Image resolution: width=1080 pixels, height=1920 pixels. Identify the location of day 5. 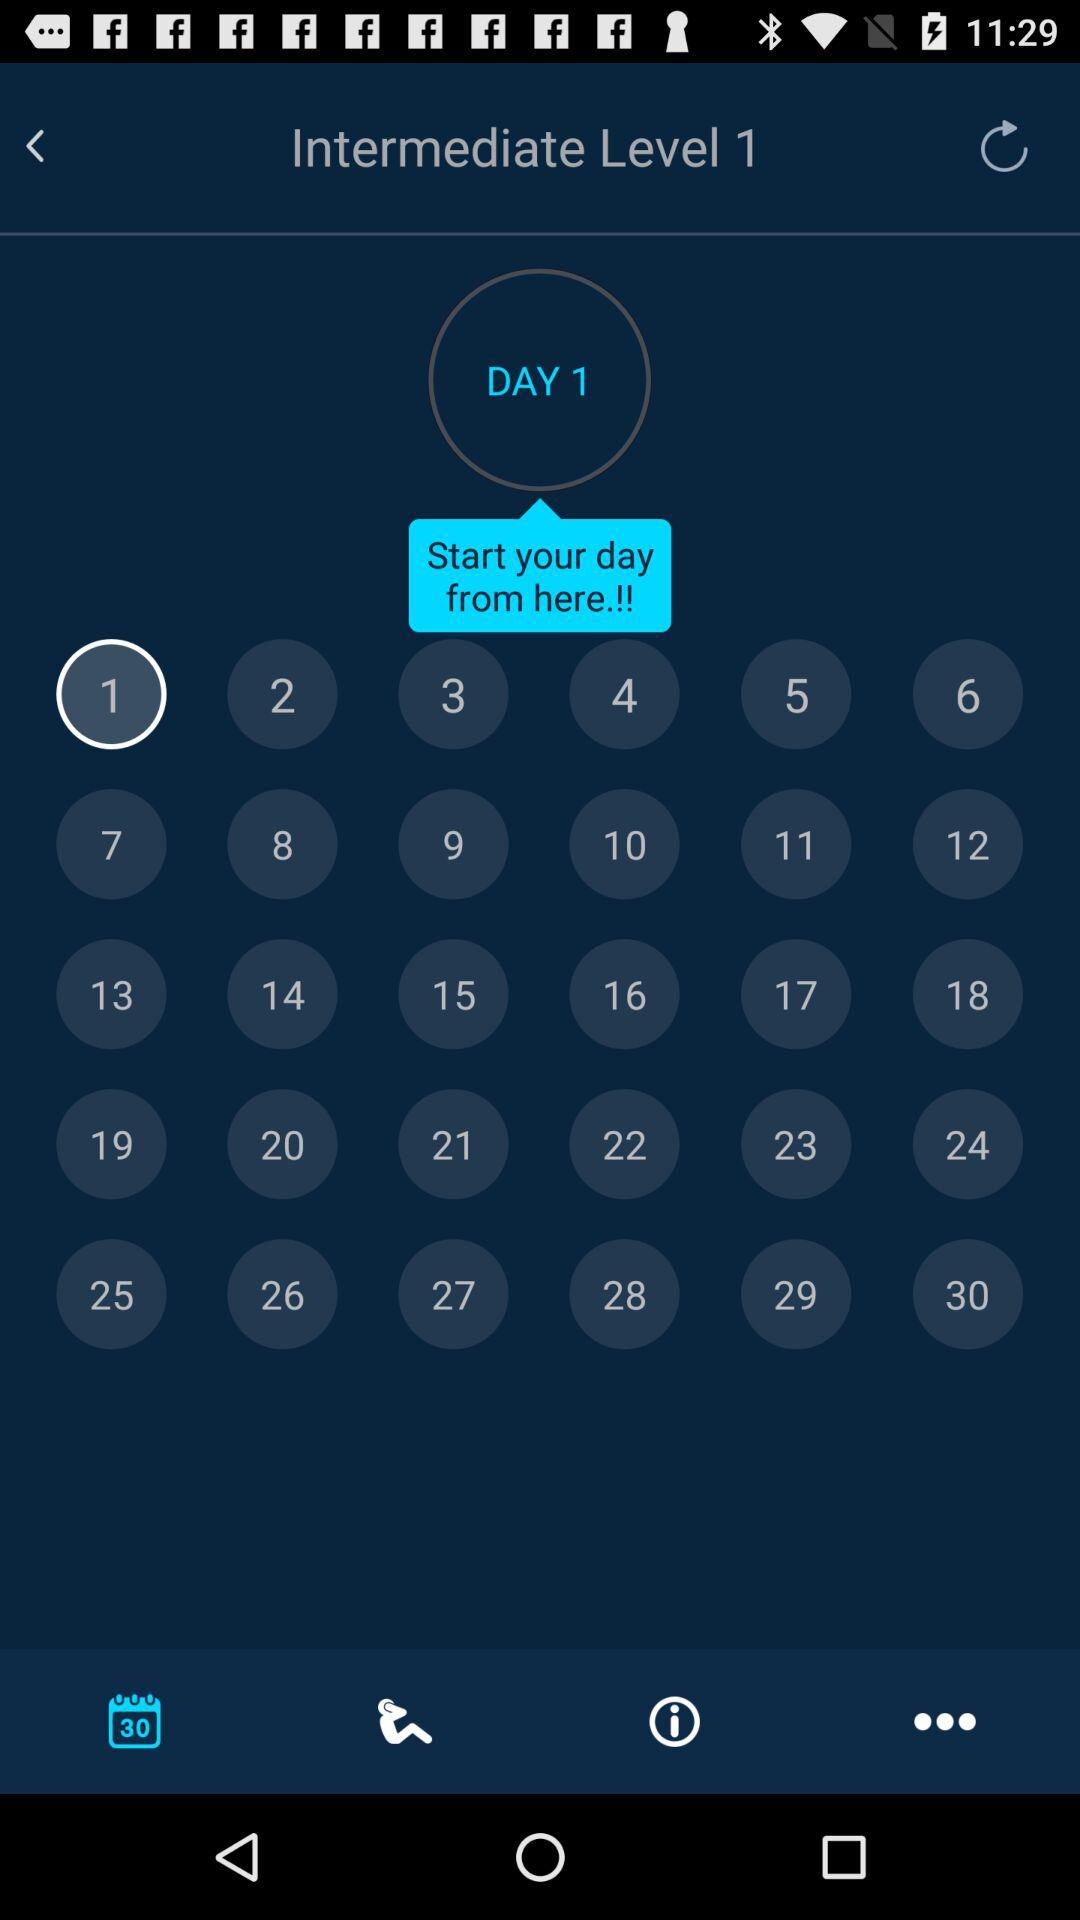
(795, 694).